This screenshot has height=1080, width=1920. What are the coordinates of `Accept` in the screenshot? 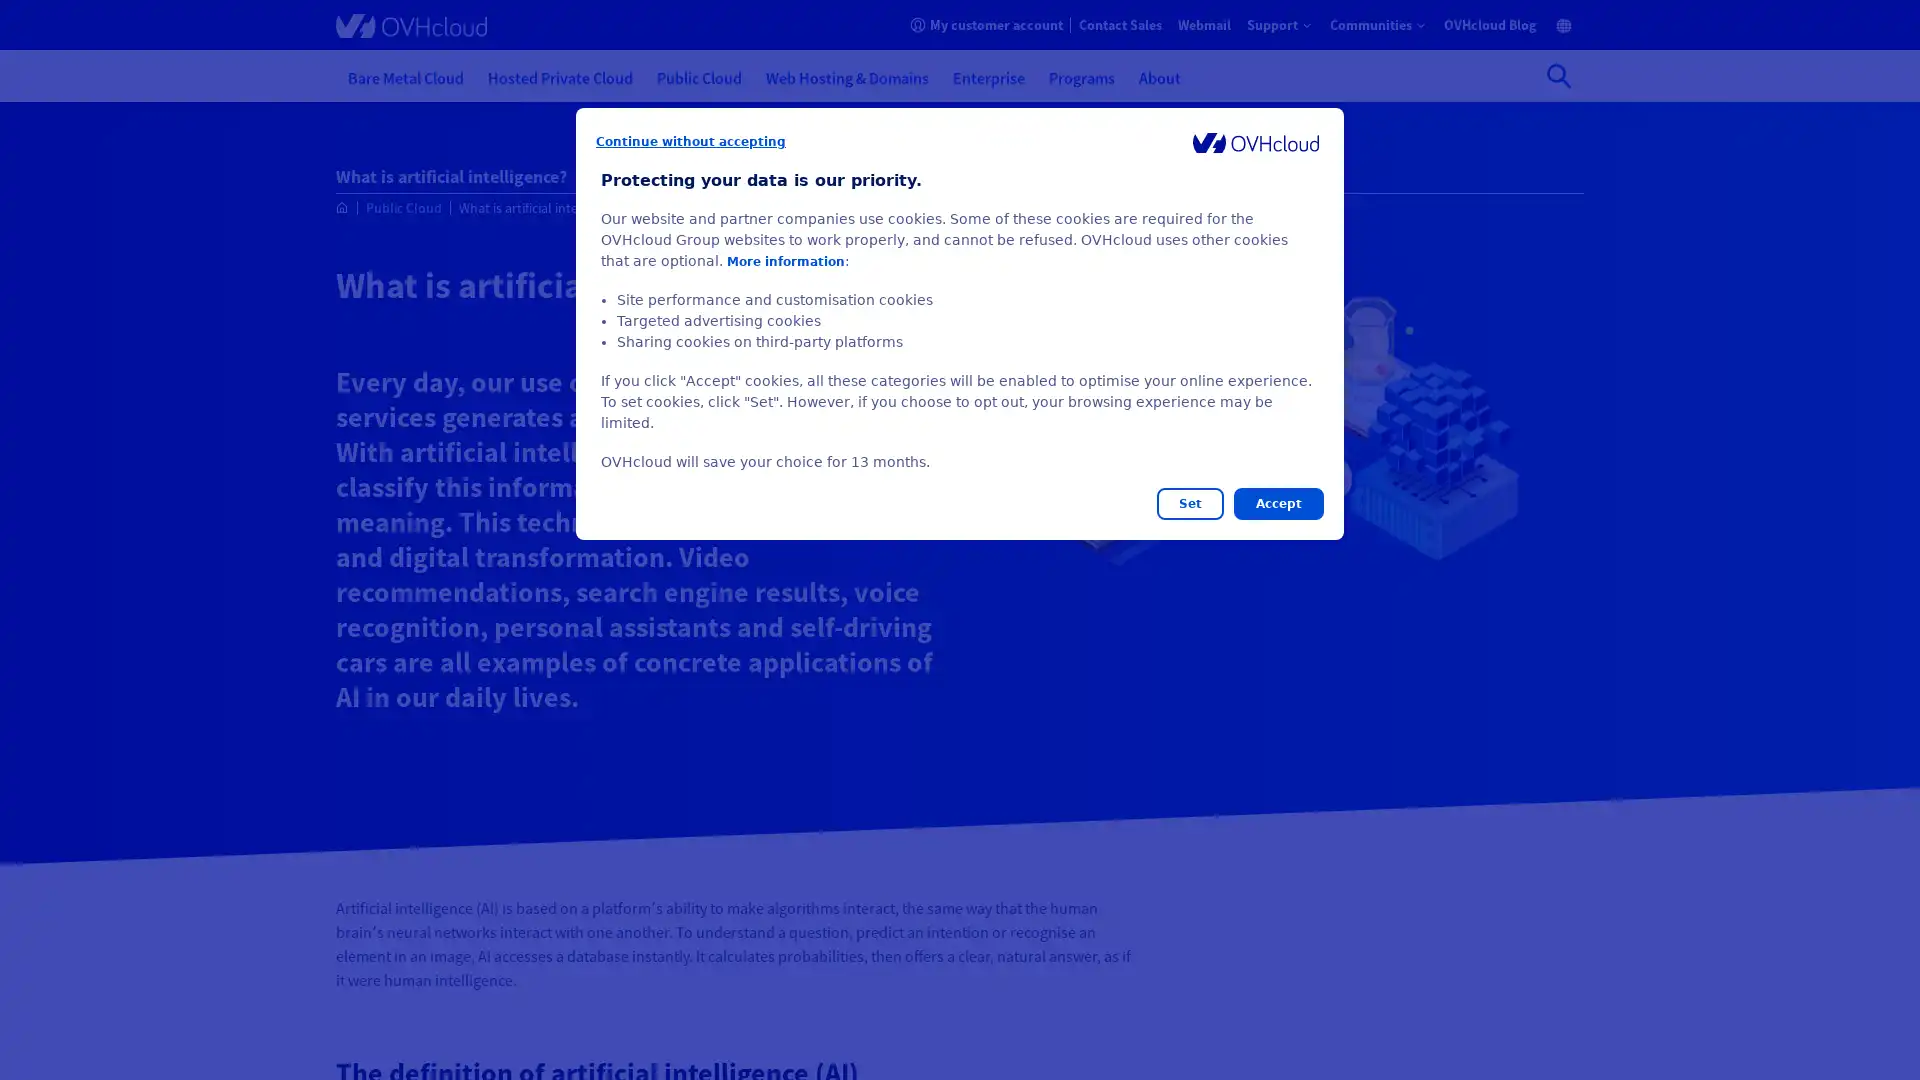 It's located at (1277, 503).